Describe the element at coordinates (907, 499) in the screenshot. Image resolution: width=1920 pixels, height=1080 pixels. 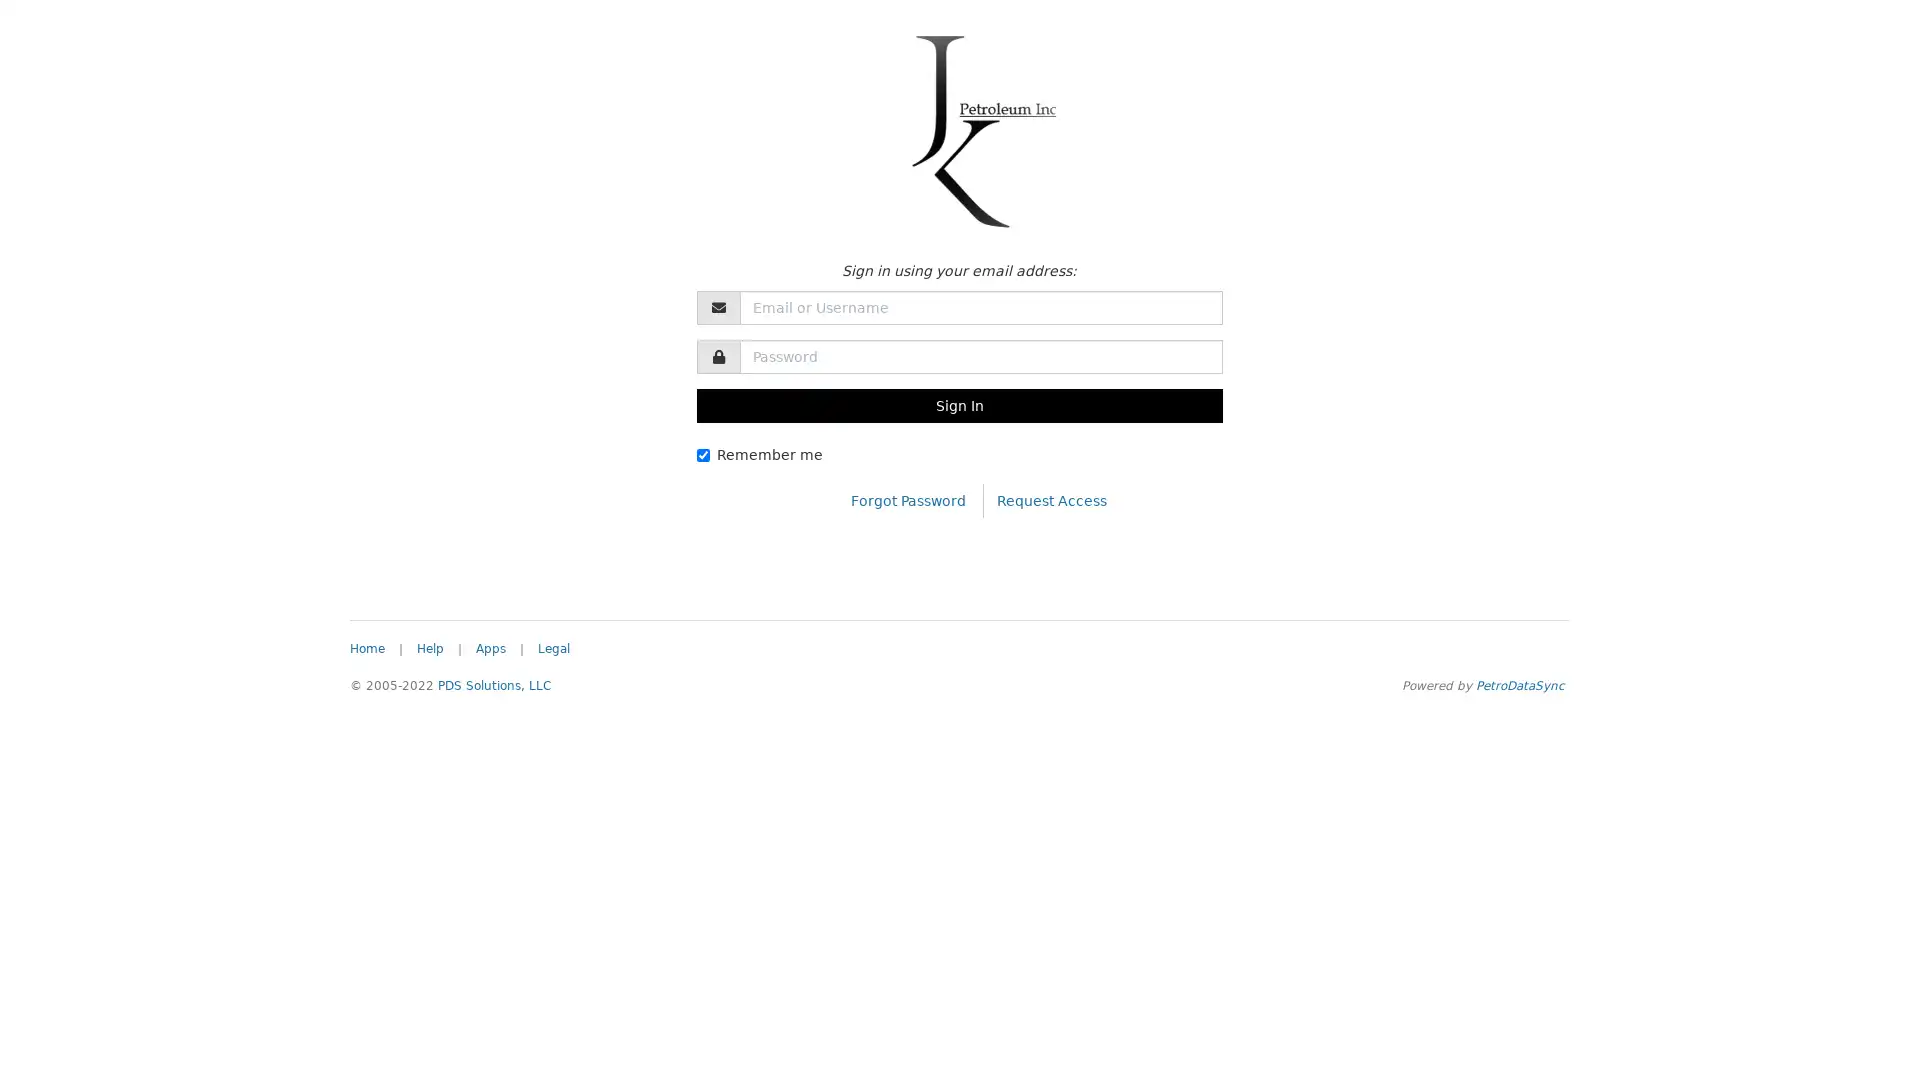
I see `Forgot Password` at that location.